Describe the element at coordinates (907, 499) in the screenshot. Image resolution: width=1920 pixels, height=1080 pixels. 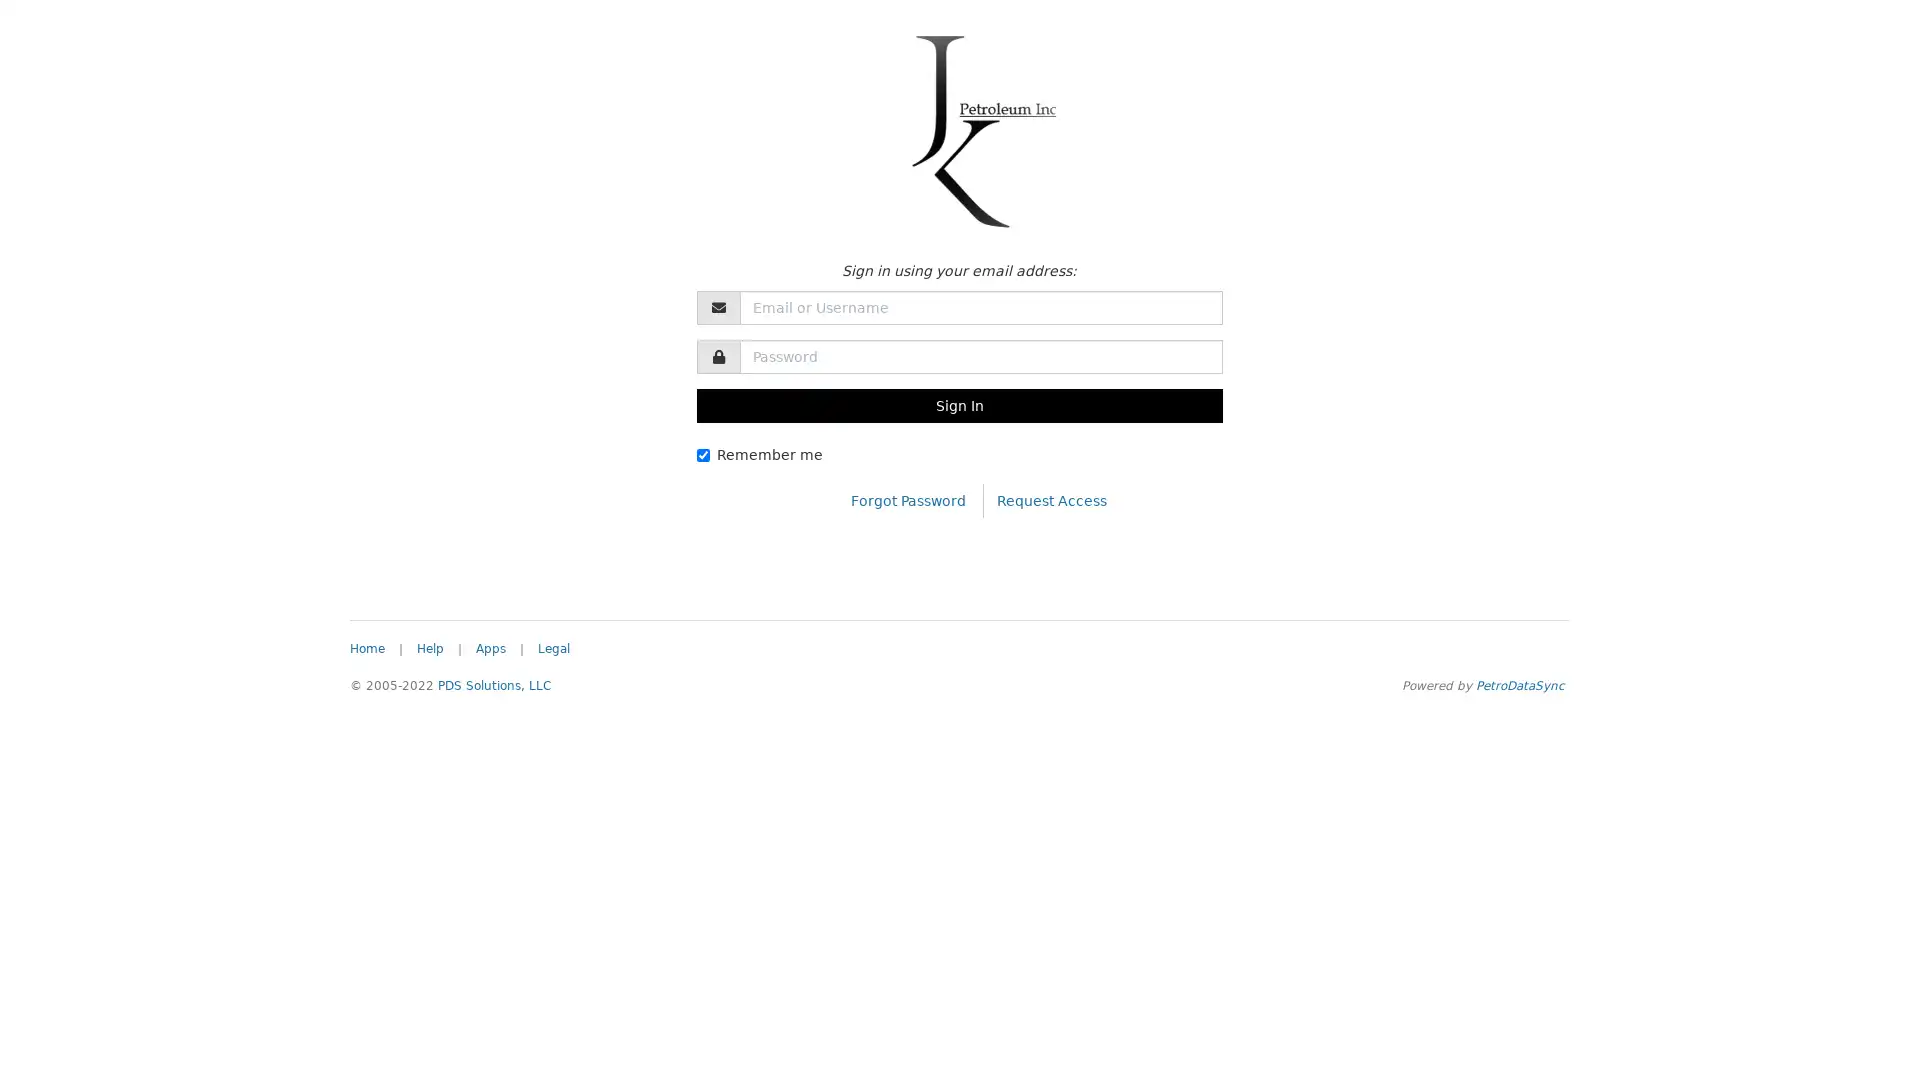
I see `Forgot Password` at that location.